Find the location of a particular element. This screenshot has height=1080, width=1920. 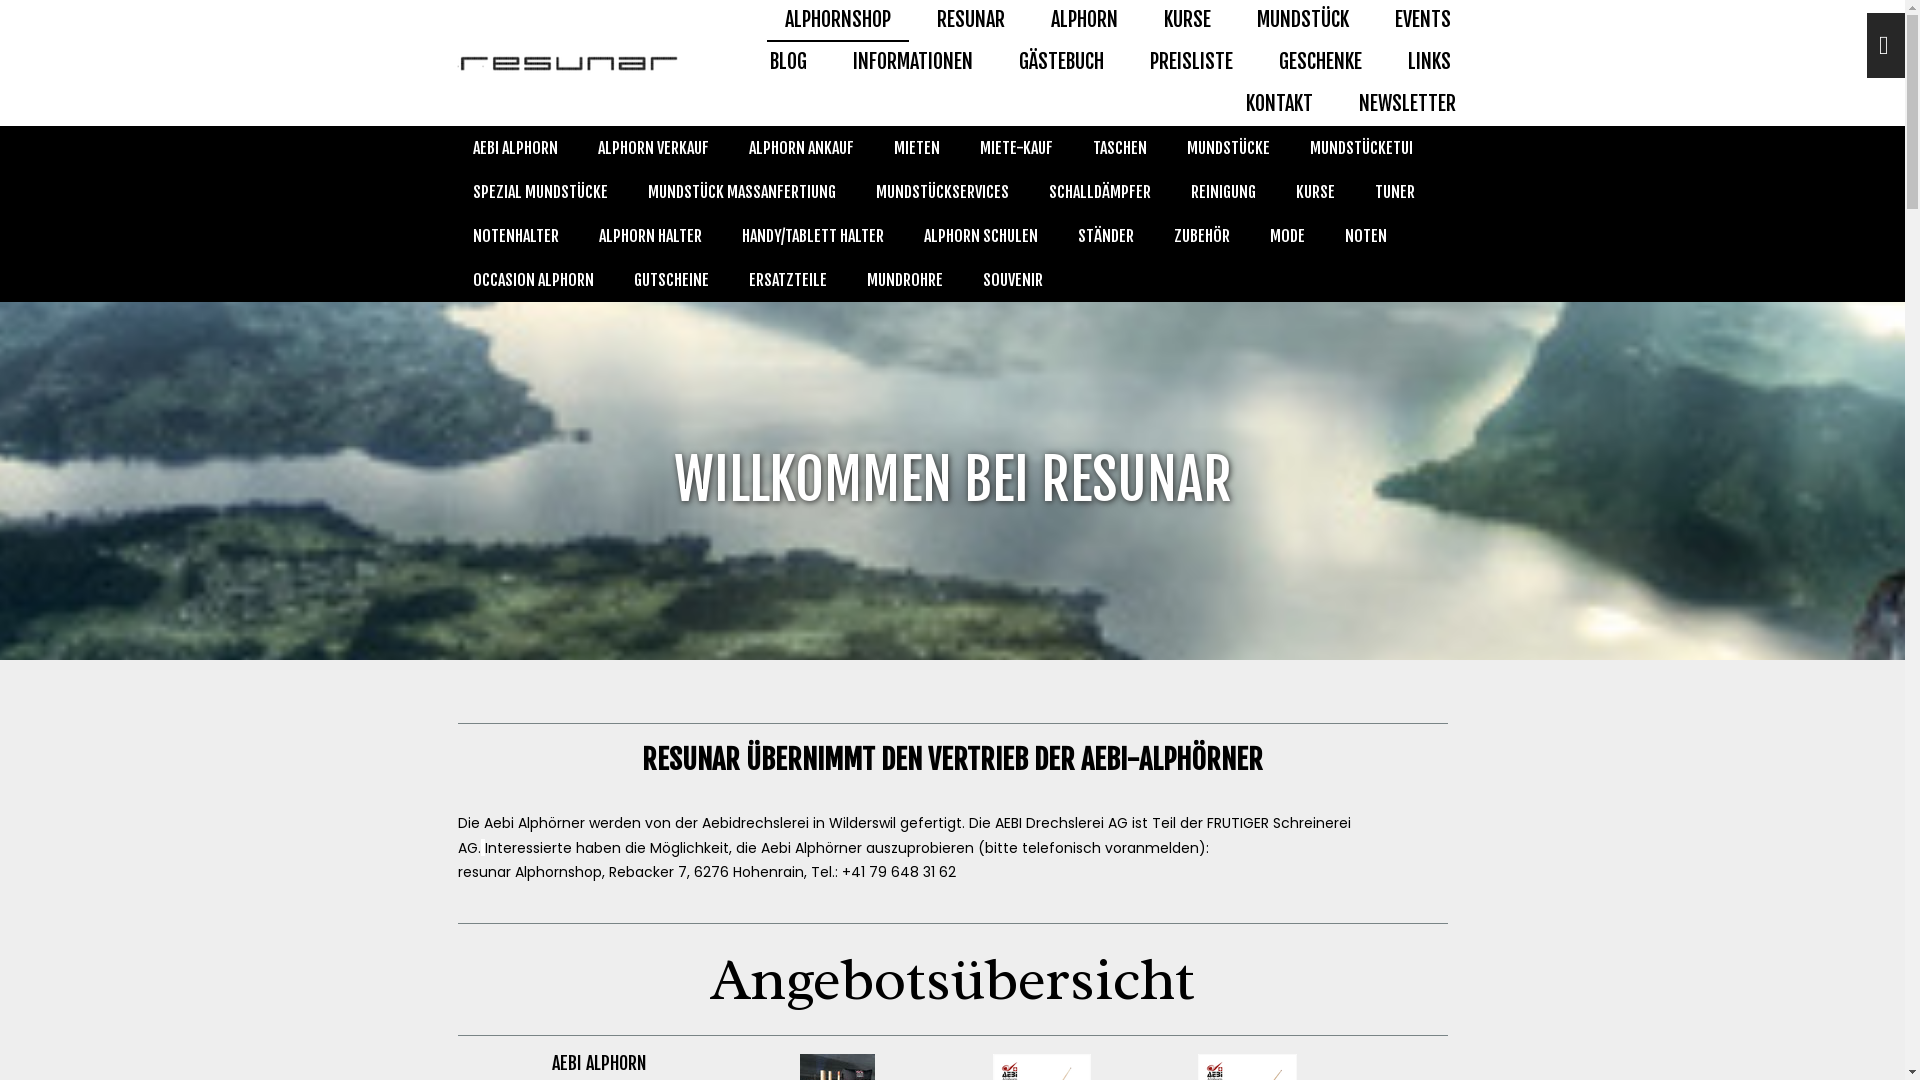

'NOTENHALTER' is located at coordinates (514, 234).